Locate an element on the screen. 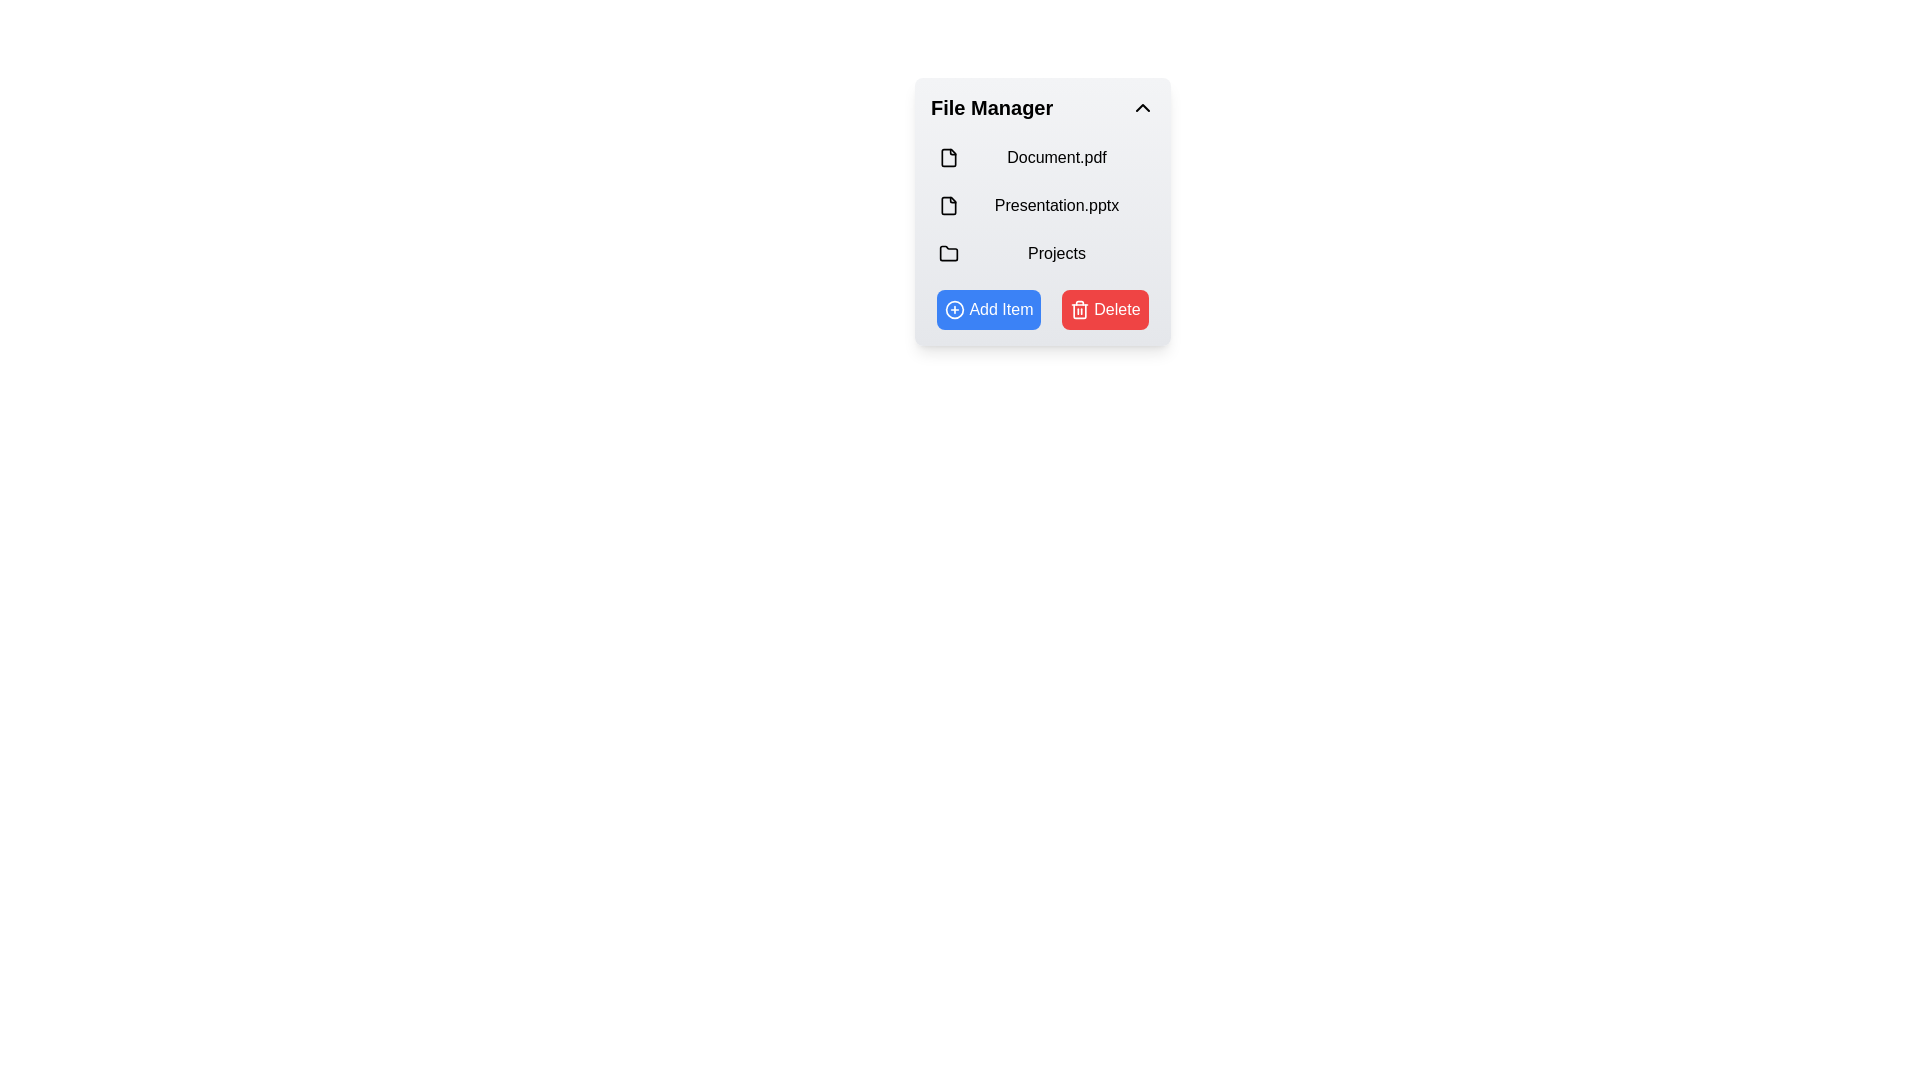  the text label representing the file named 'Document.pdf' in the 'File Manager' section is located at coordinates (1055, 157).